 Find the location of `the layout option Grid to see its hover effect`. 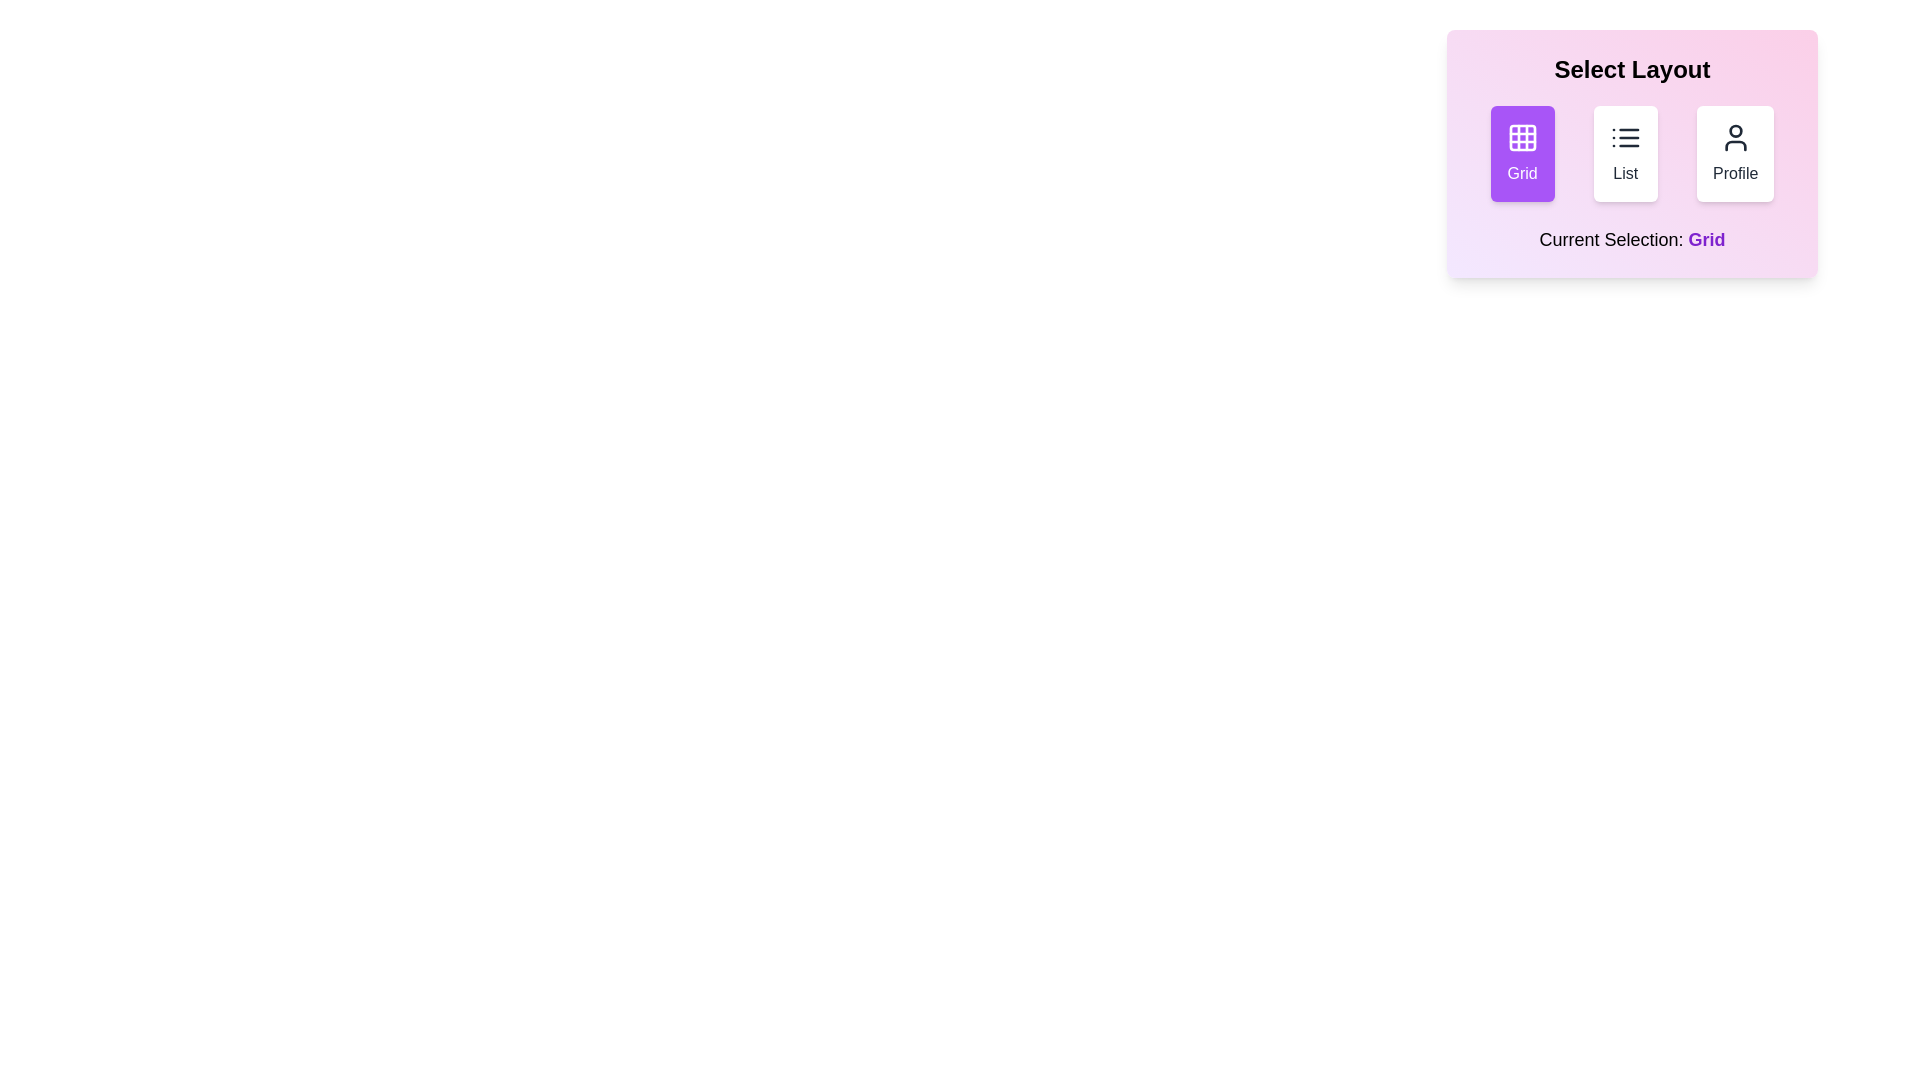

the layout option Grid to see its hover effect is located at coordinates (1521, 153).